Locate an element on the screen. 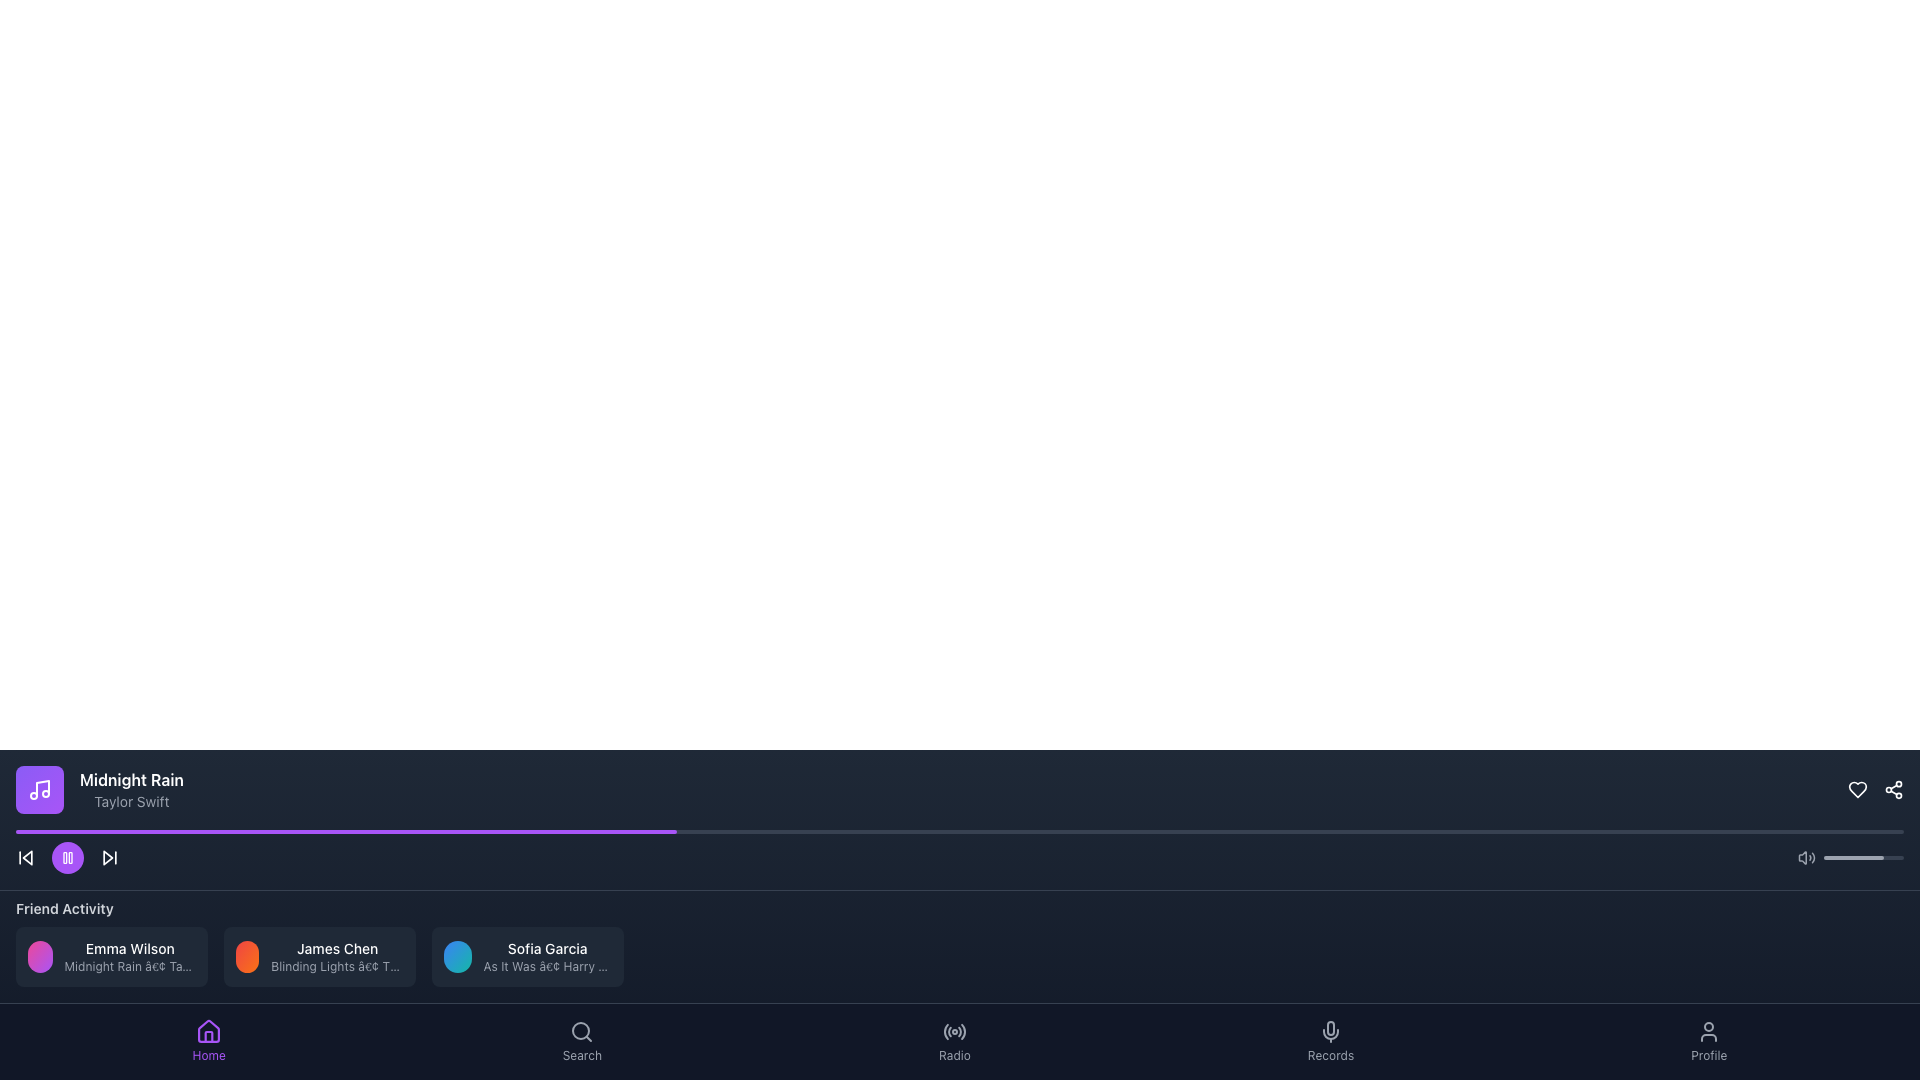 This screenshot has width=1920, height=1080. the gray human figure icon located in the bottom-right corner of the interface, part of the 'Profile' navigation option is located at coordinates (1708, 1032).